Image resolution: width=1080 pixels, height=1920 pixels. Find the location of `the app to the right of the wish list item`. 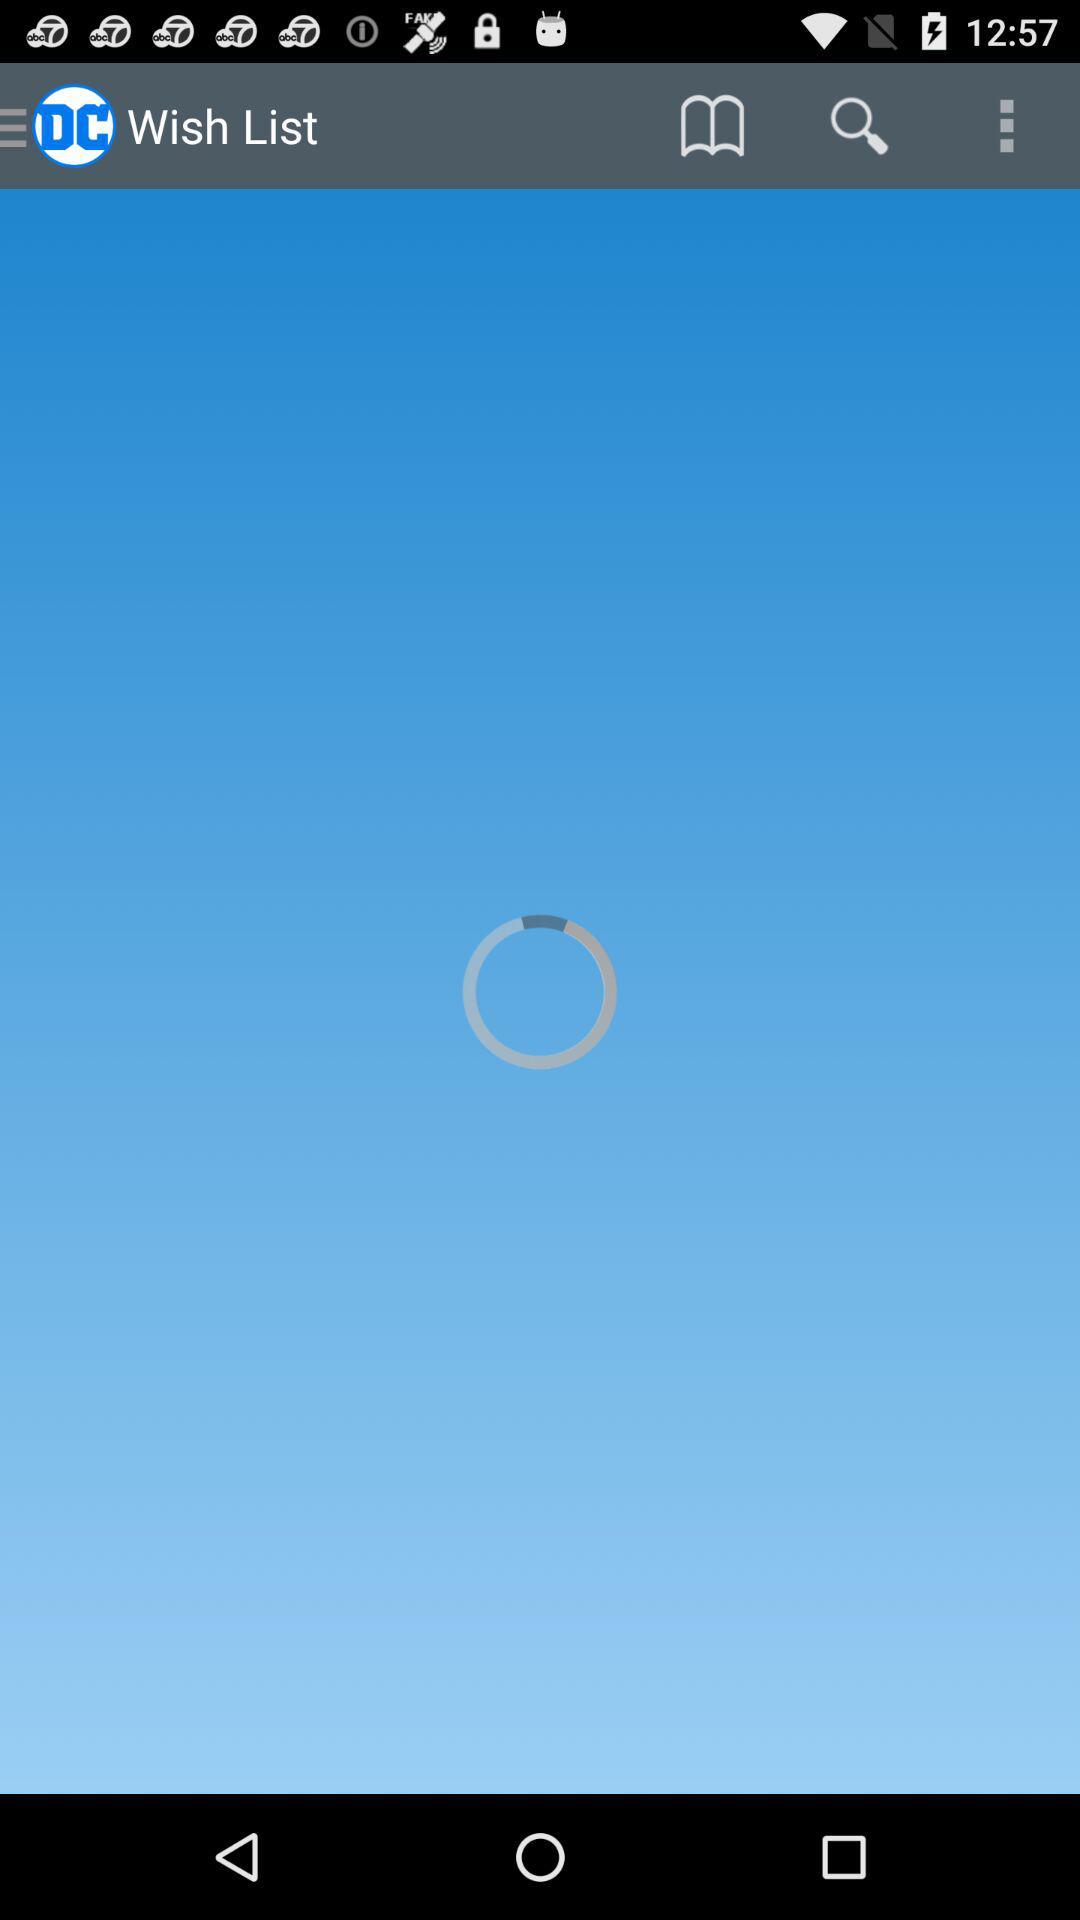

the app to the right of the wish list item is located at coordinates (711, 124).